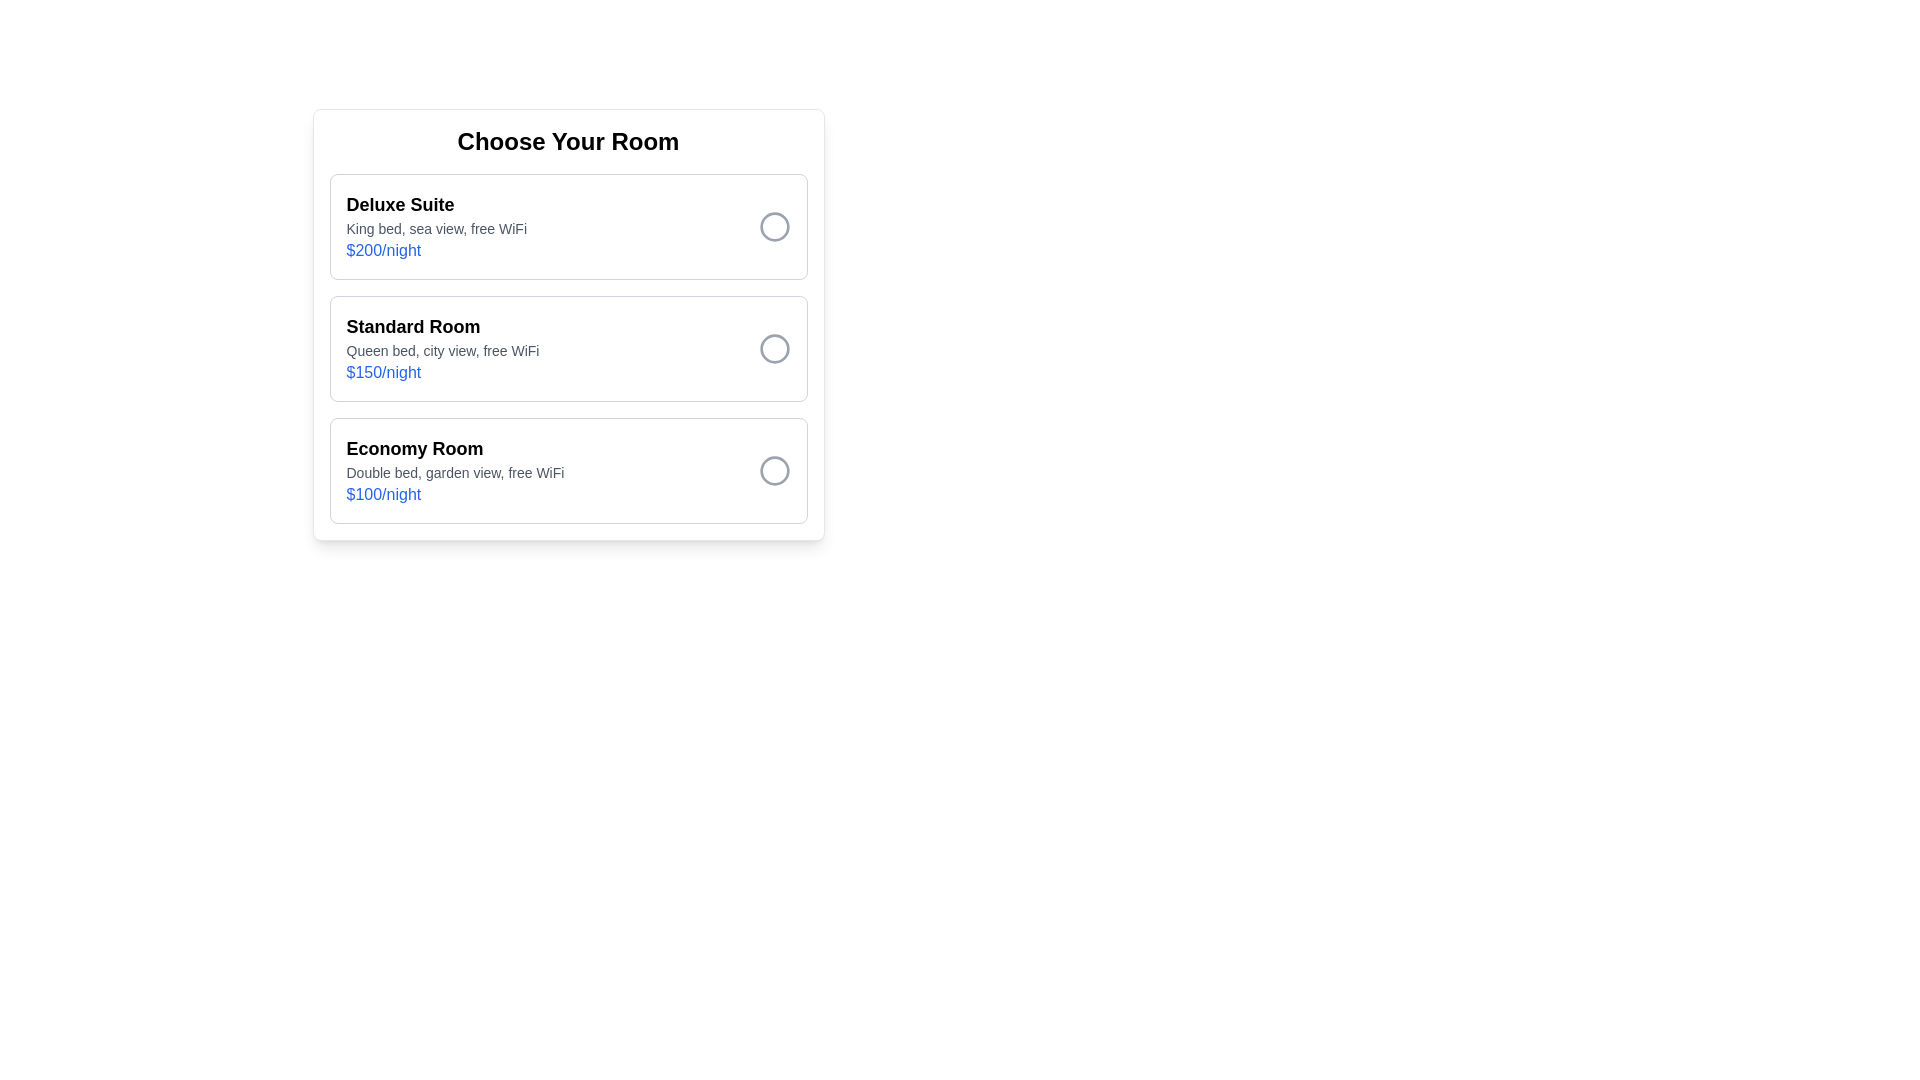 Image resolution: width=1920 pixels, height=1080 pixels. I want to click on the circular radio button with a thin gray outline, so click(773, 347).